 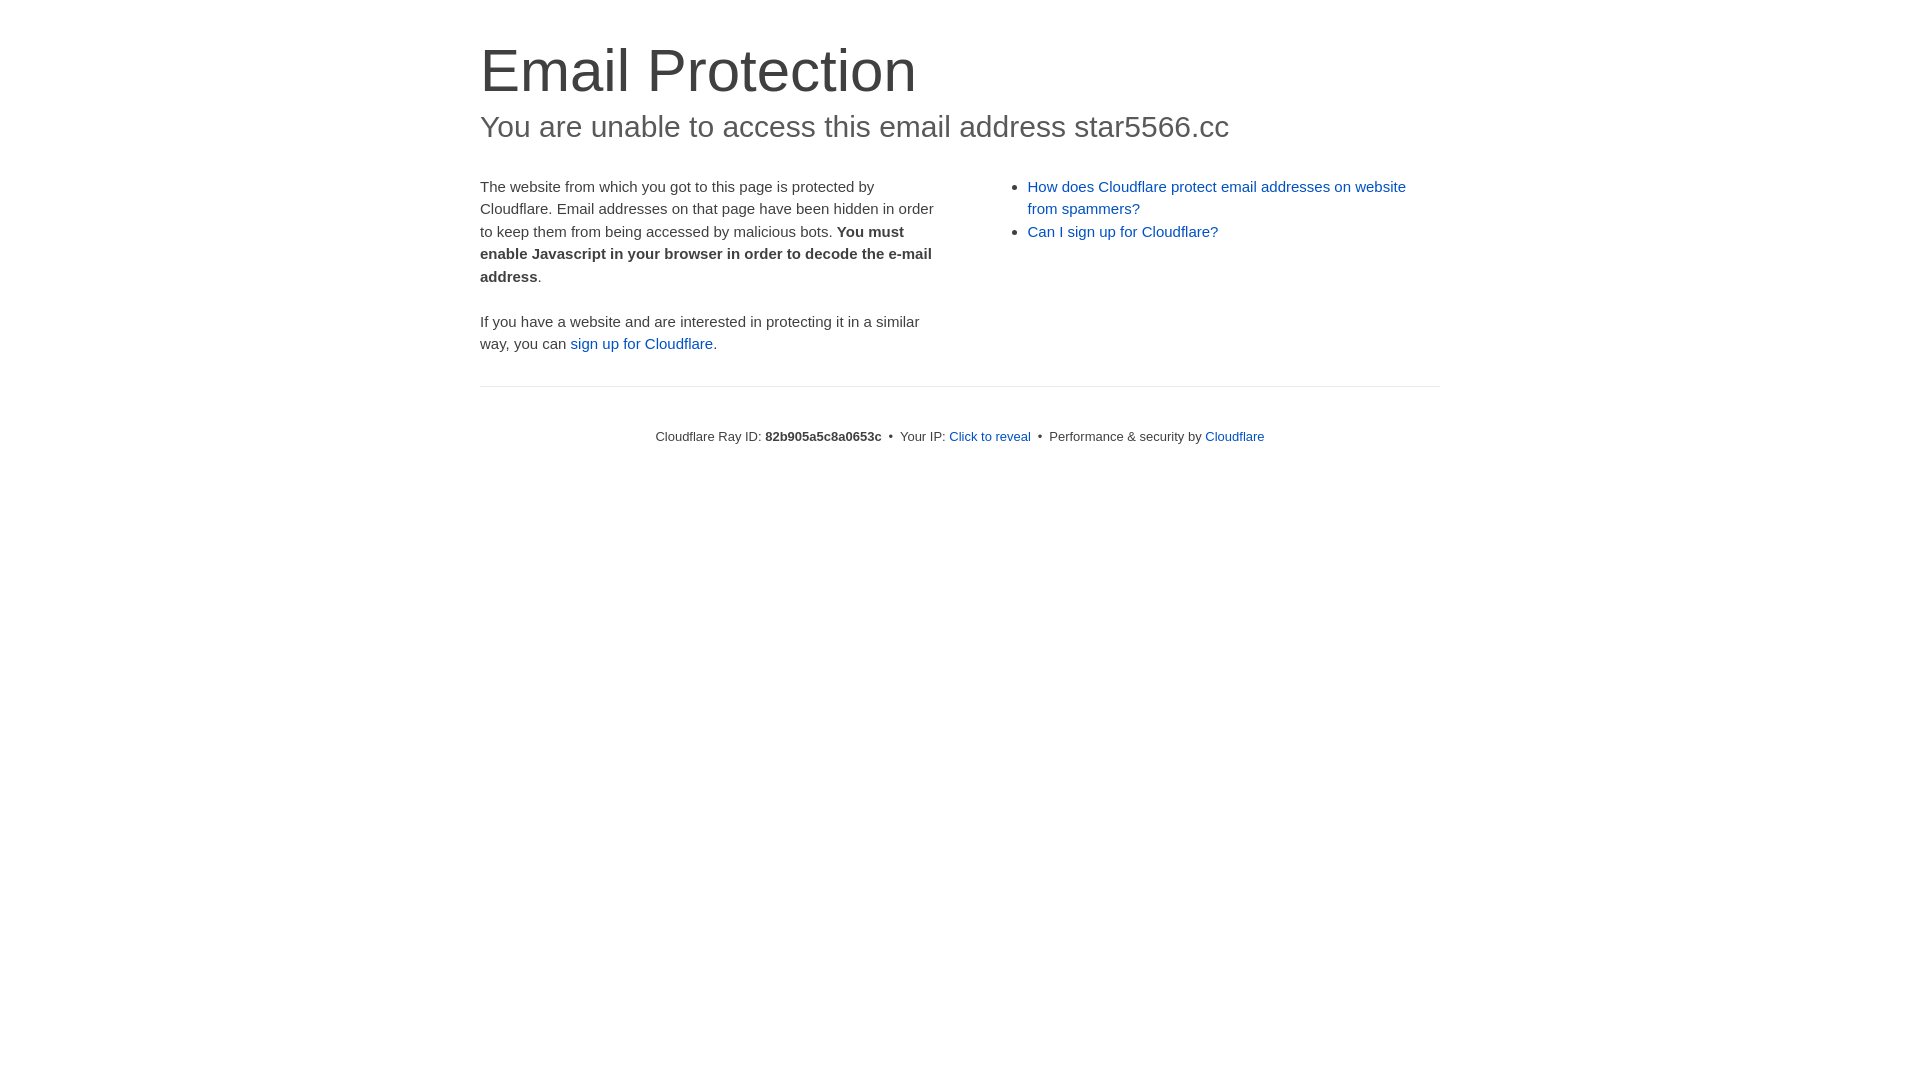 What do you see at coordinates (1233, 435) in the screenshot?
I see `'Cloudflare'` at bounding box center [1233, 435].